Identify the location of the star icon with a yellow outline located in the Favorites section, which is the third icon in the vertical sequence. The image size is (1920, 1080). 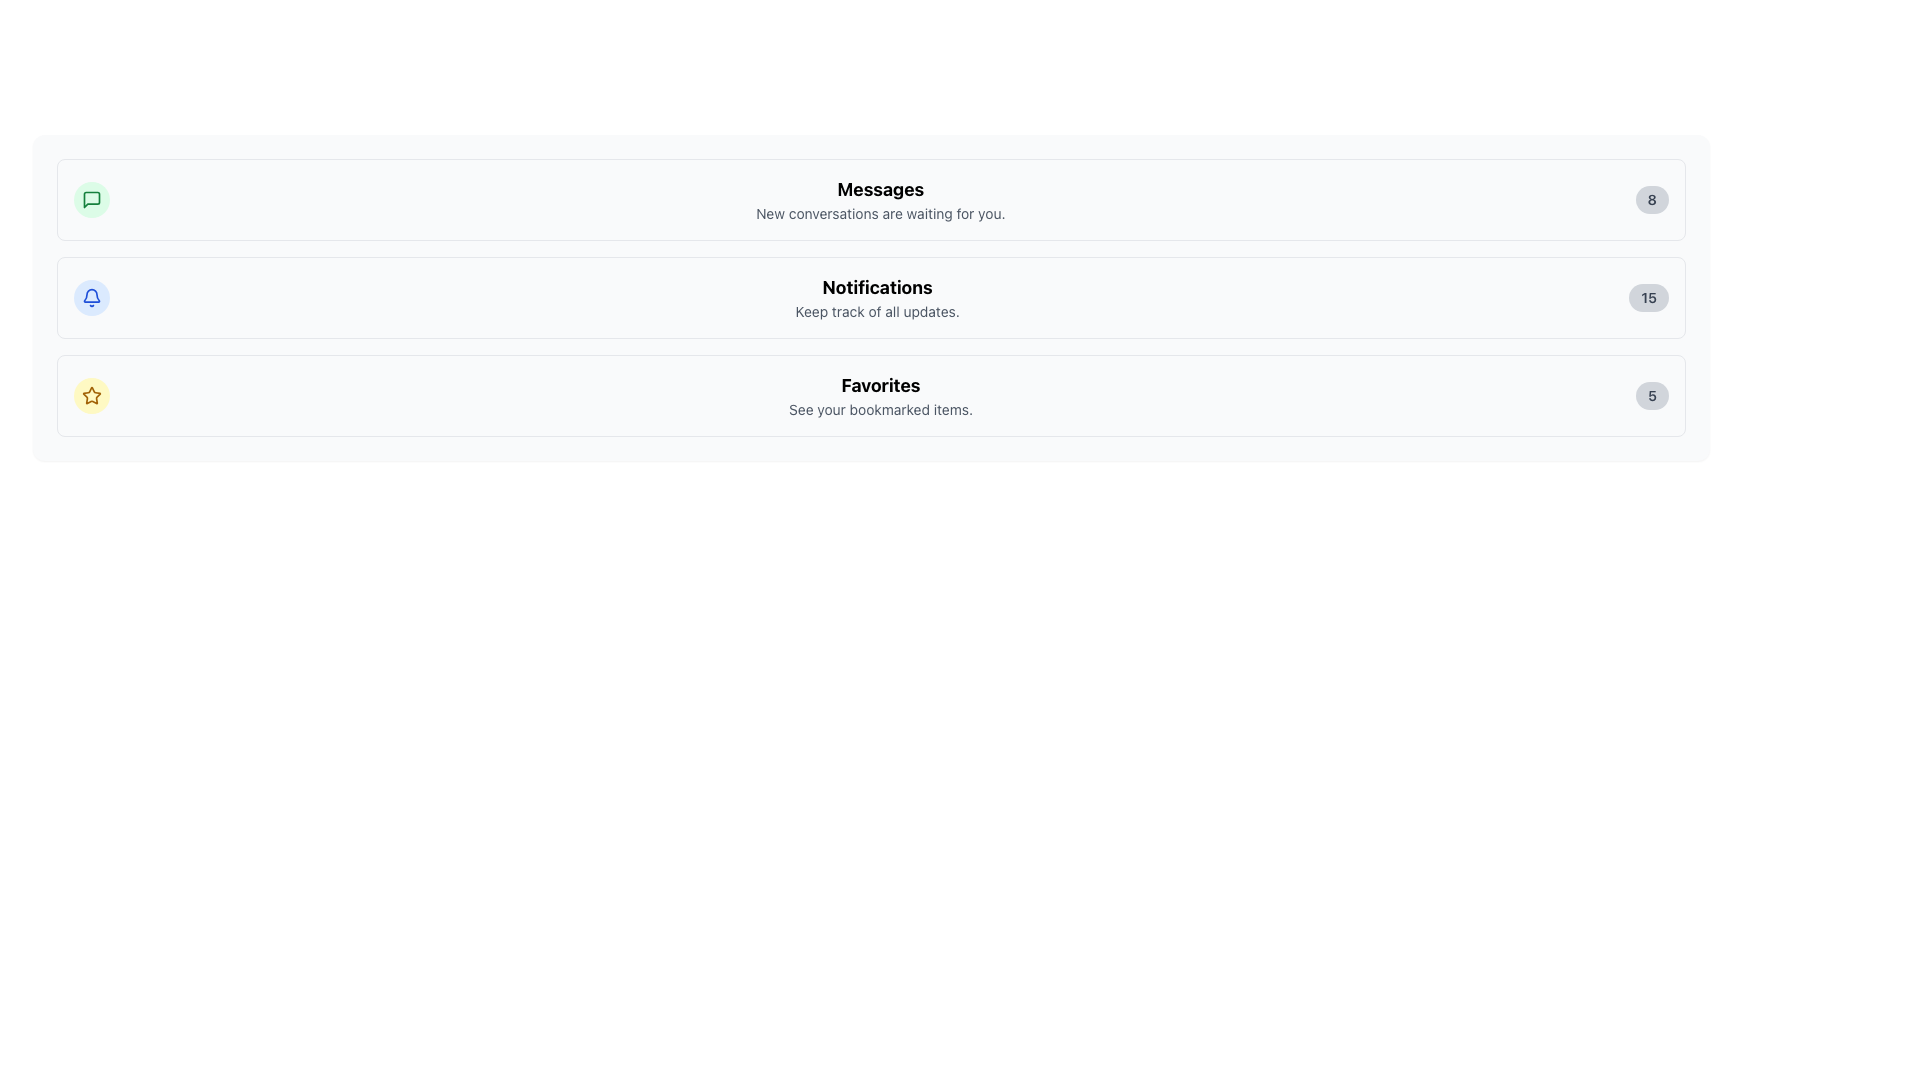
(90, 395).